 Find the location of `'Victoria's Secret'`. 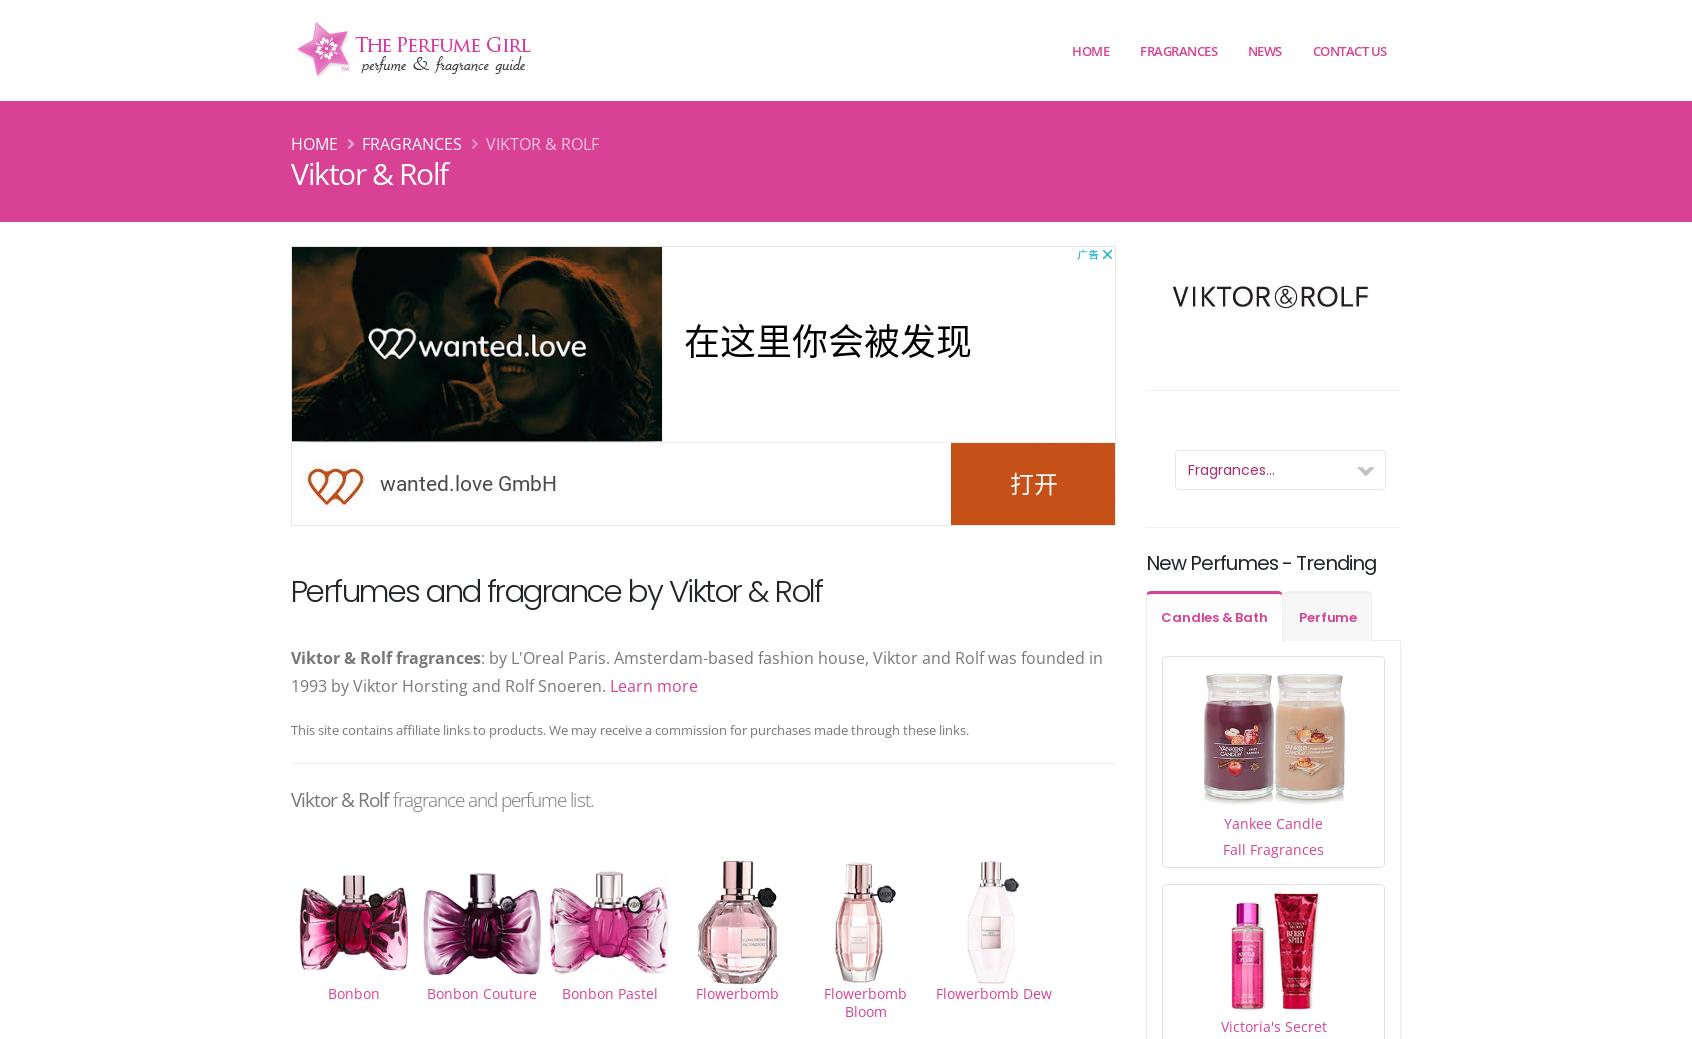

'Victoria's Secret' is located at coordinates (1272, 1025).